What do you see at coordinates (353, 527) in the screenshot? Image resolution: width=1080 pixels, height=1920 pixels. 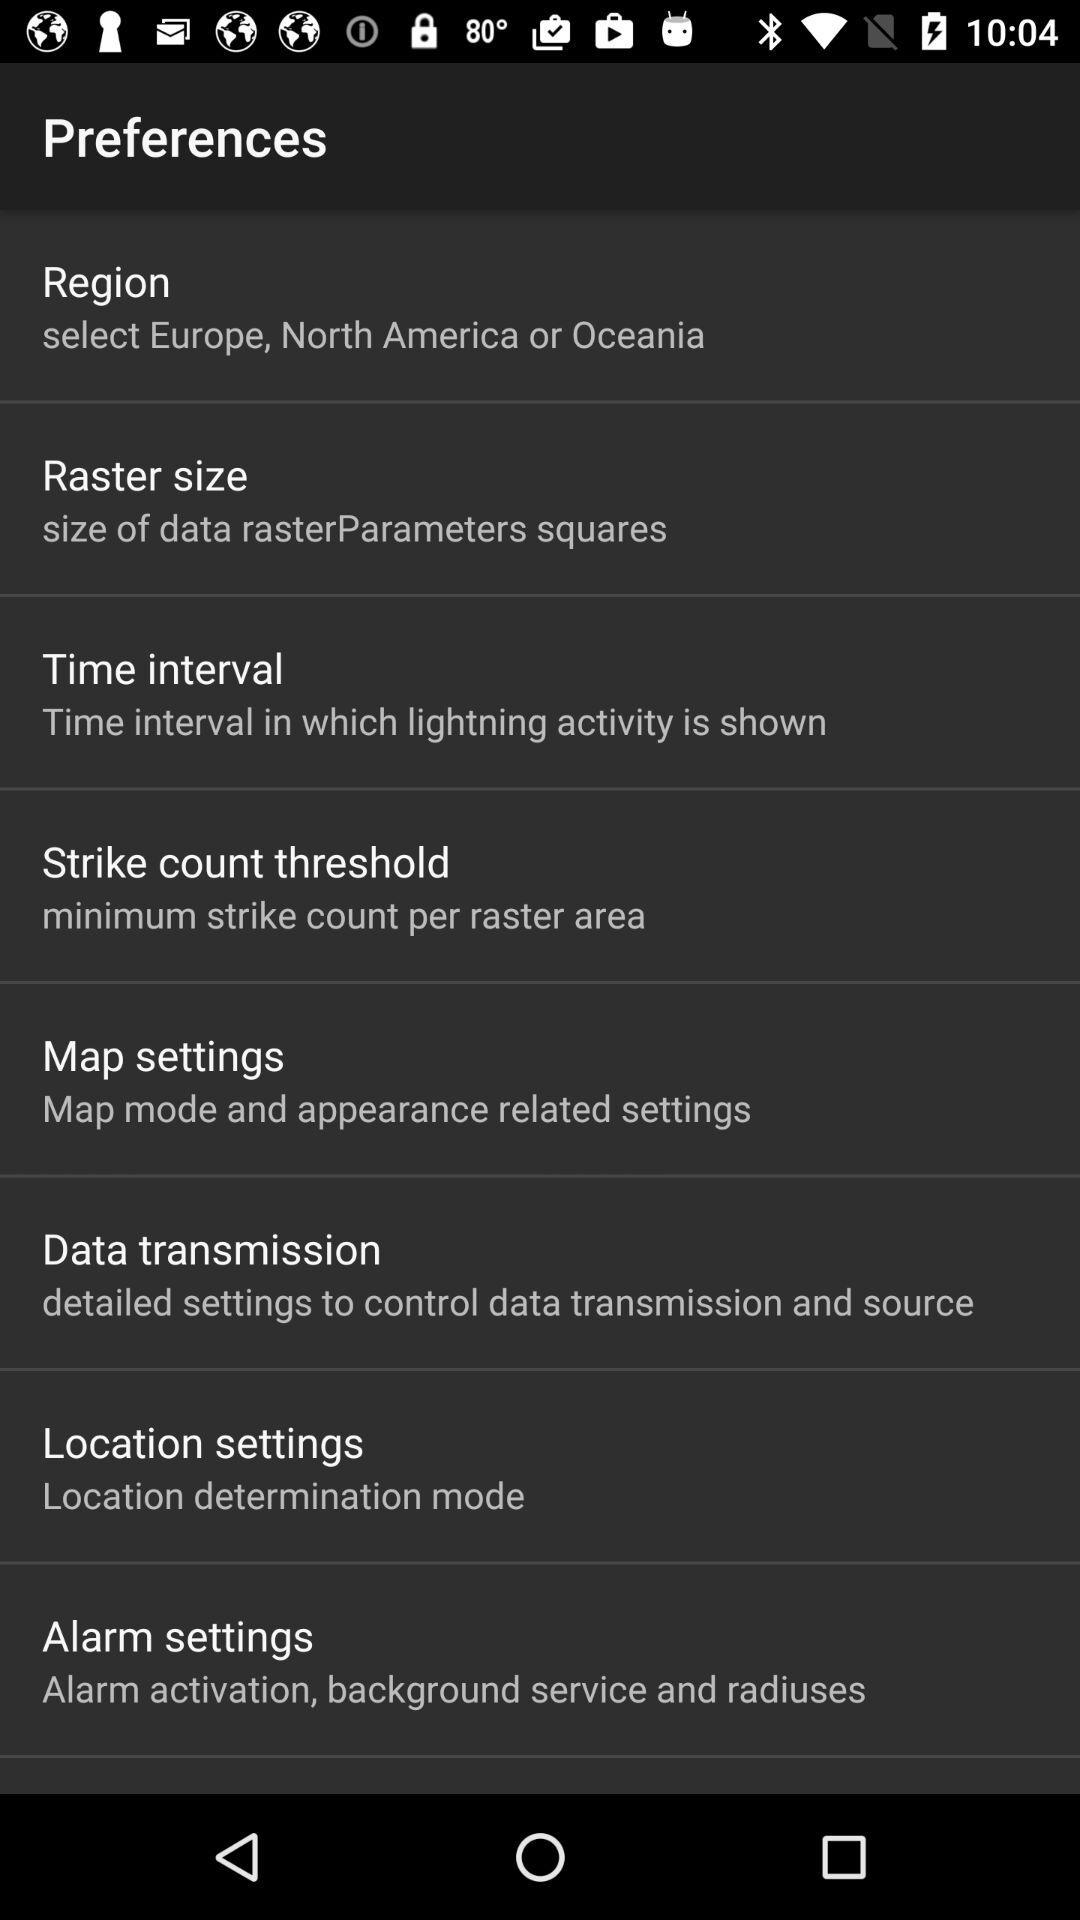 I see `size of data app` at bounding box center [353, 527].